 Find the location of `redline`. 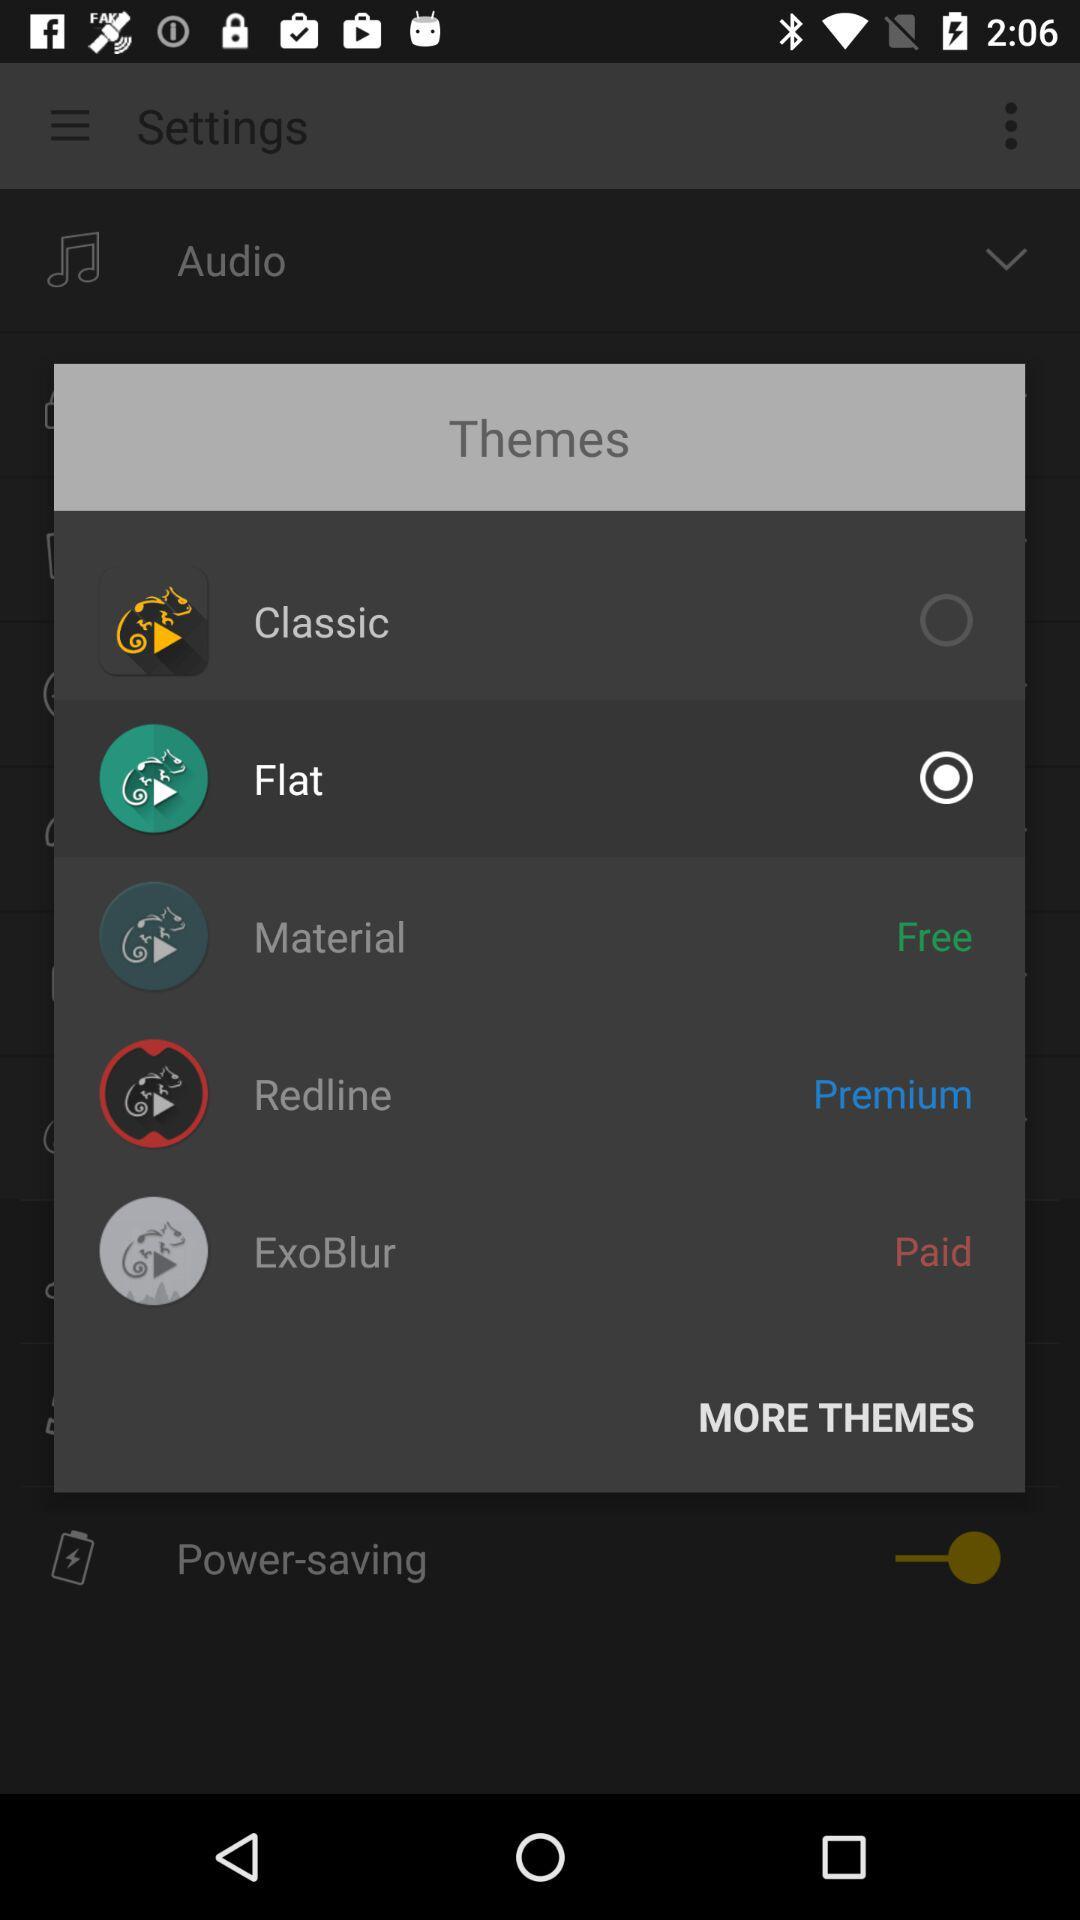

redline is located at coordinates (321, 1092).